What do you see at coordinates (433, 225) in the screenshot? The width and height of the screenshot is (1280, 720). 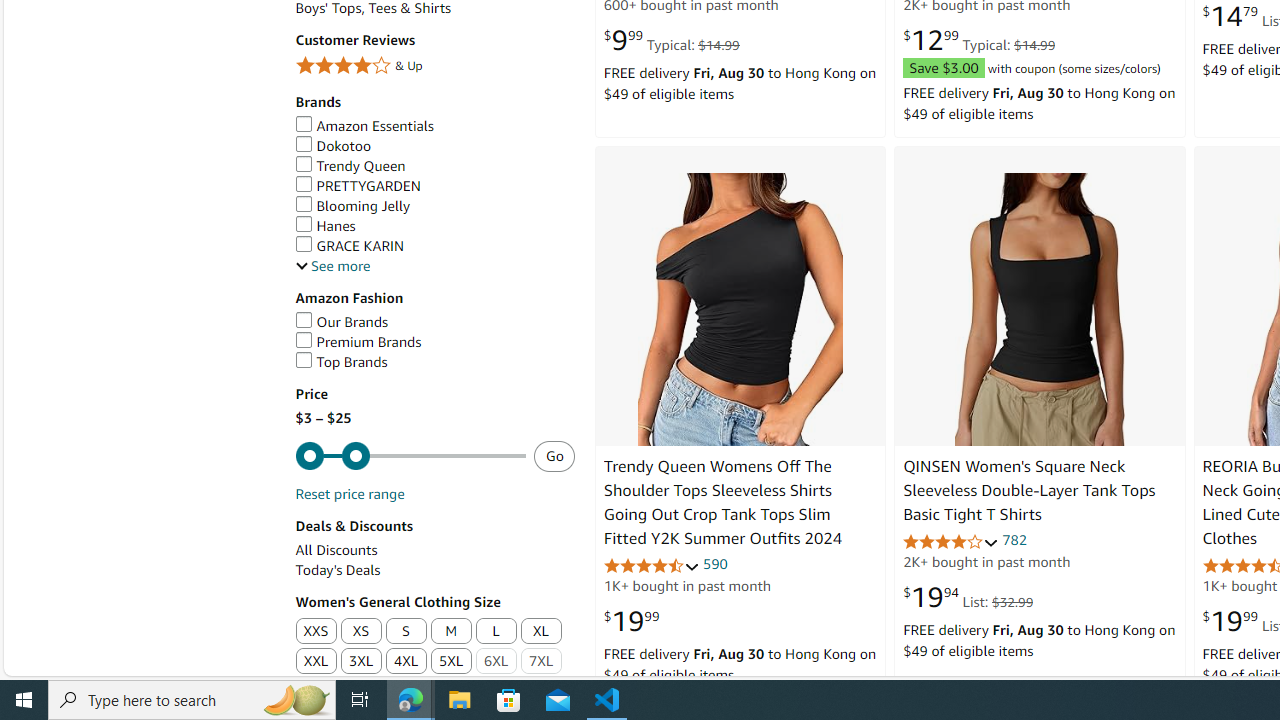 I see `'Hanes'` at bounding box center [433, 225].